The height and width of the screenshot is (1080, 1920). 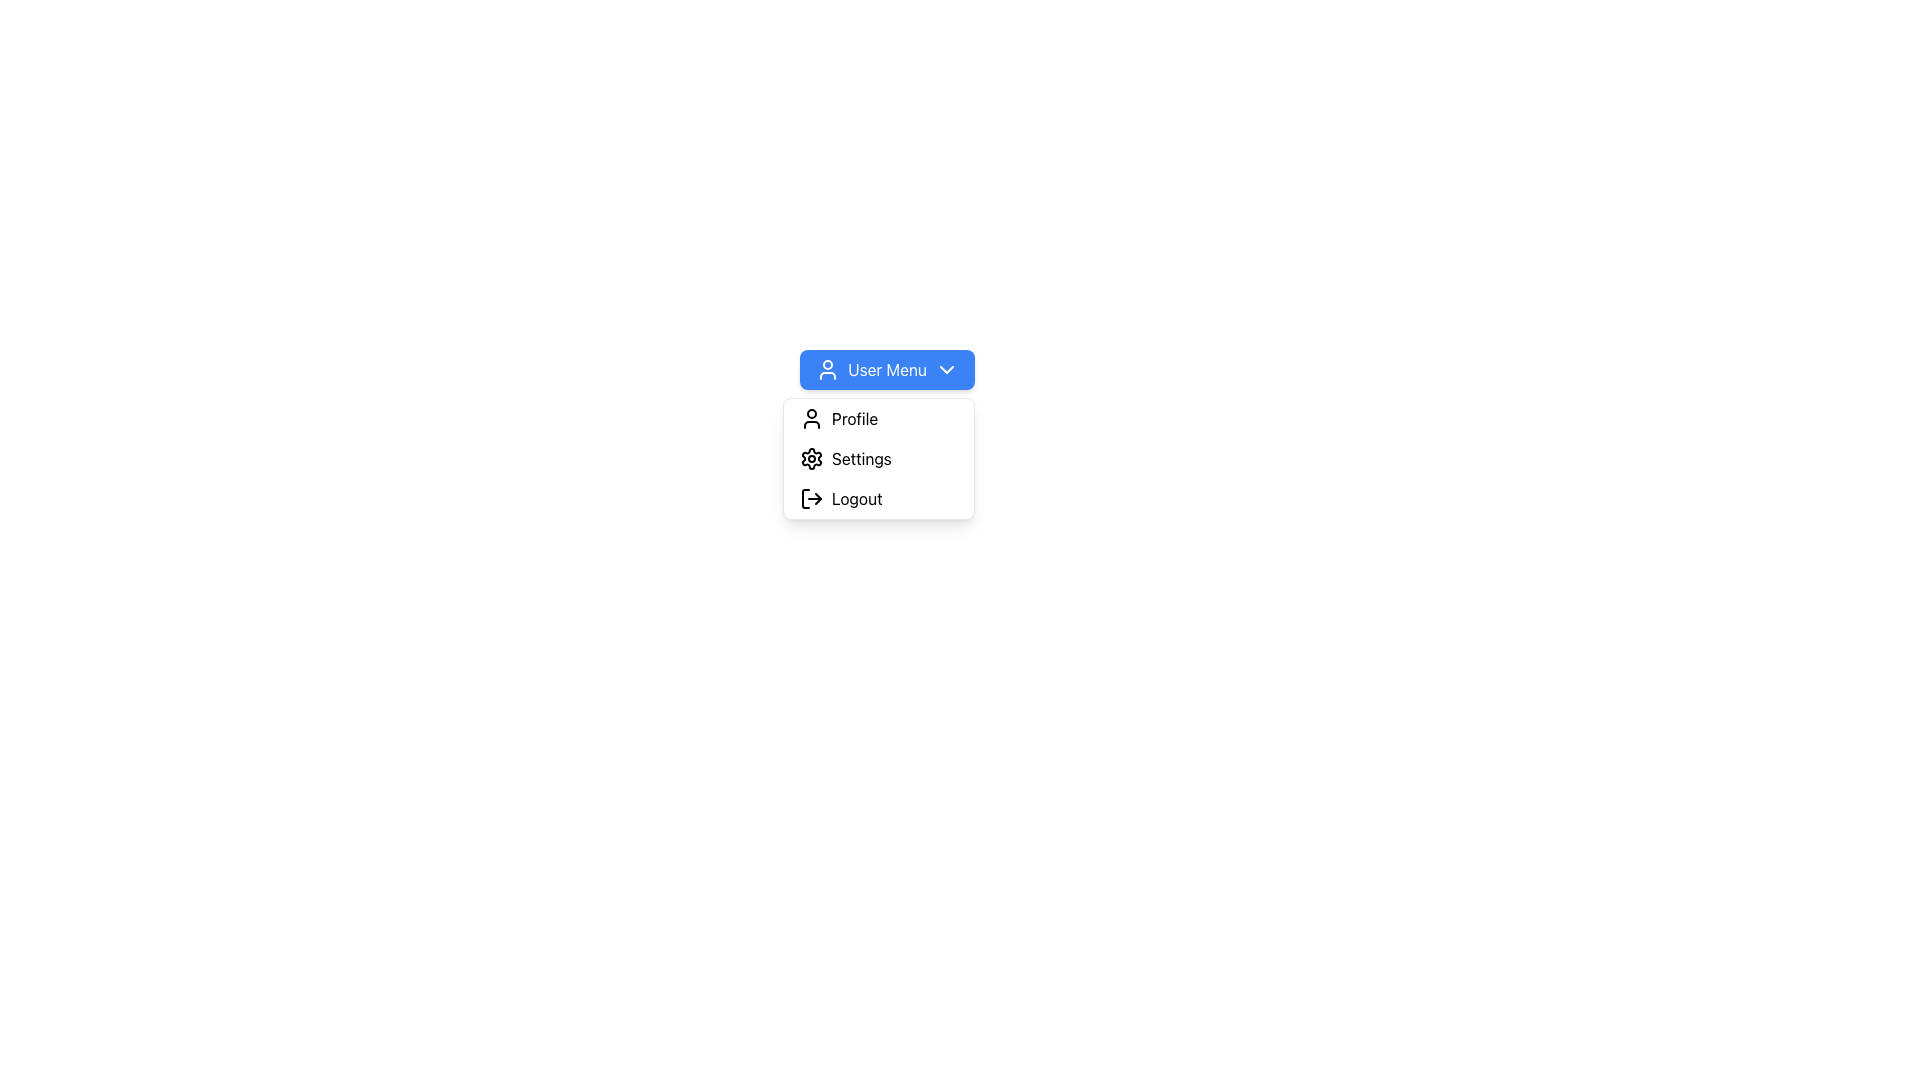 I want to click on the chevron icon located to the right of the 'User Menu' text within the blue button, so click(x=945, y=370).